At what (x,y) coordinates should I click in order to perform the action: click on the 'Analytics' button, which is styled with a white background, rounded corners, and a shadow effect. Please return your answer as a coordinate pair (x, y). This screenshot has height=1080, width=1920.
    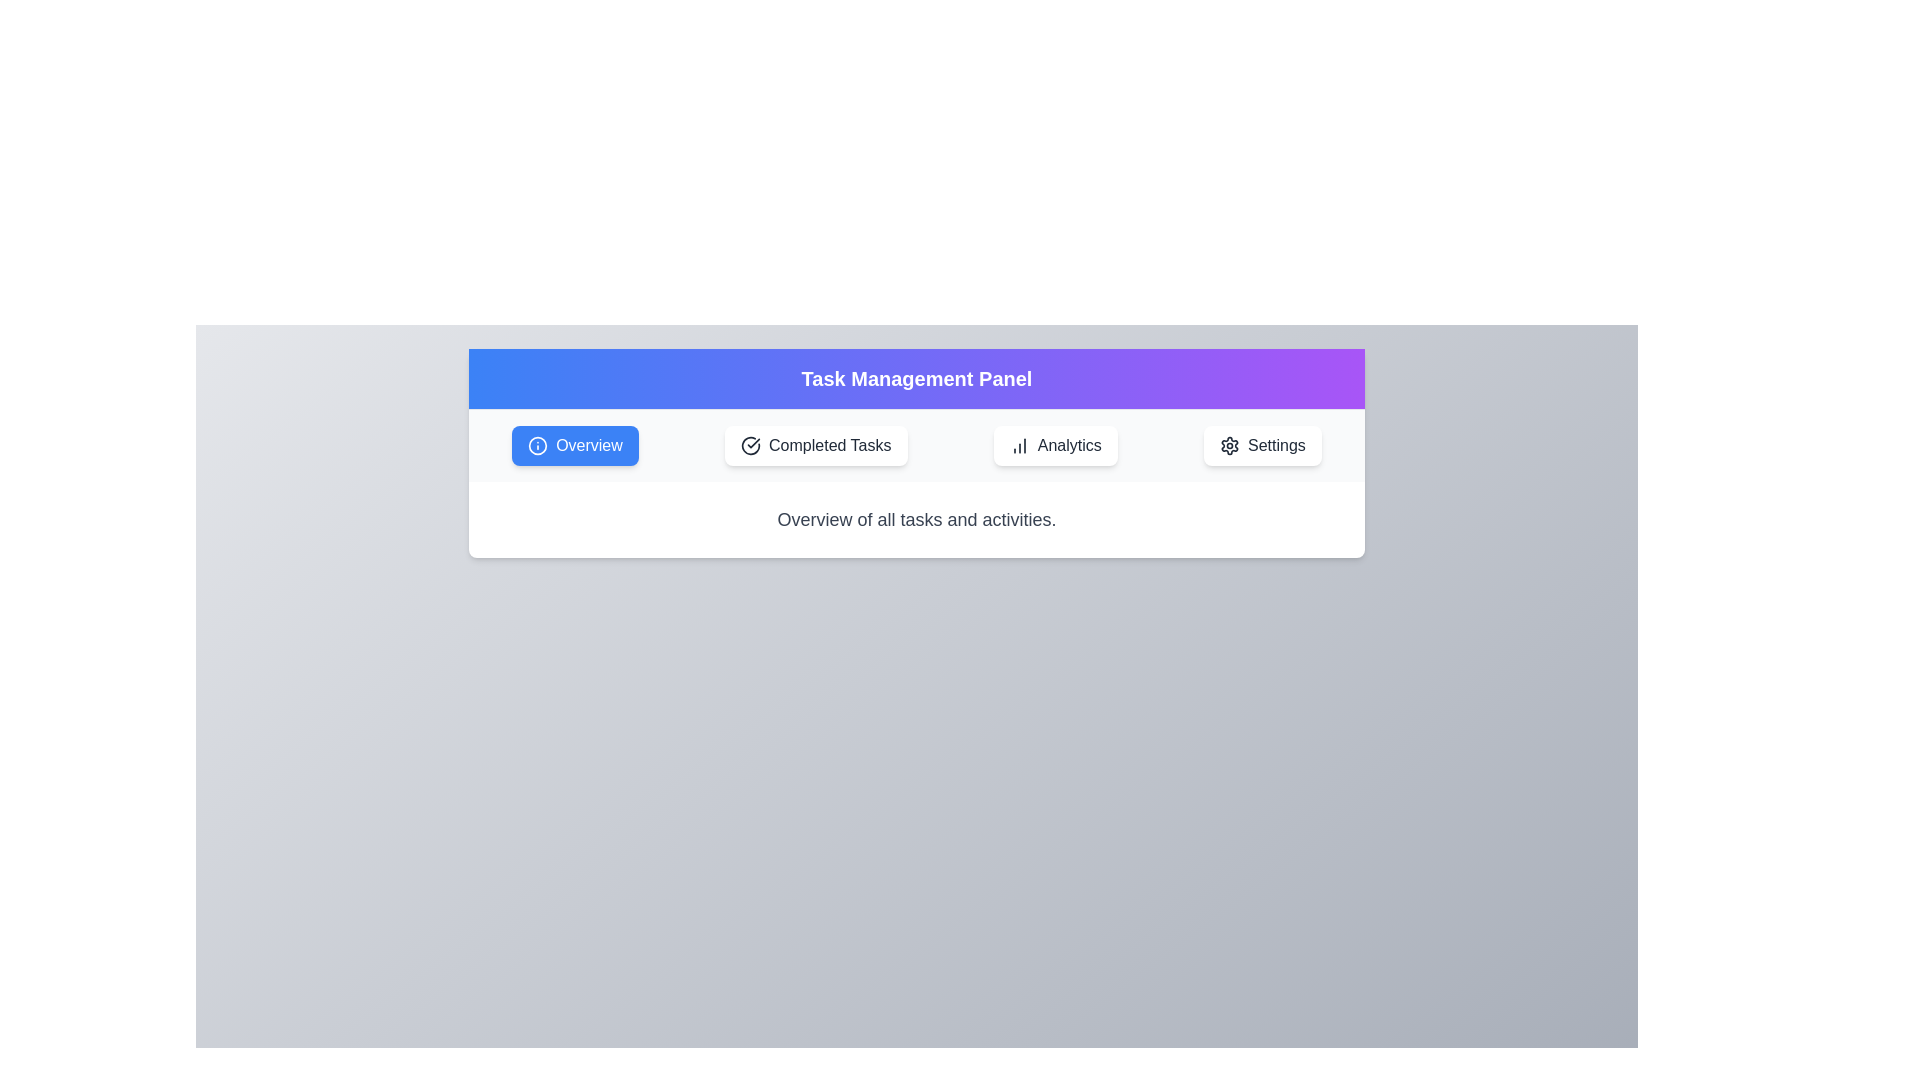
    Looking at the image, I should click on (1054, 445).